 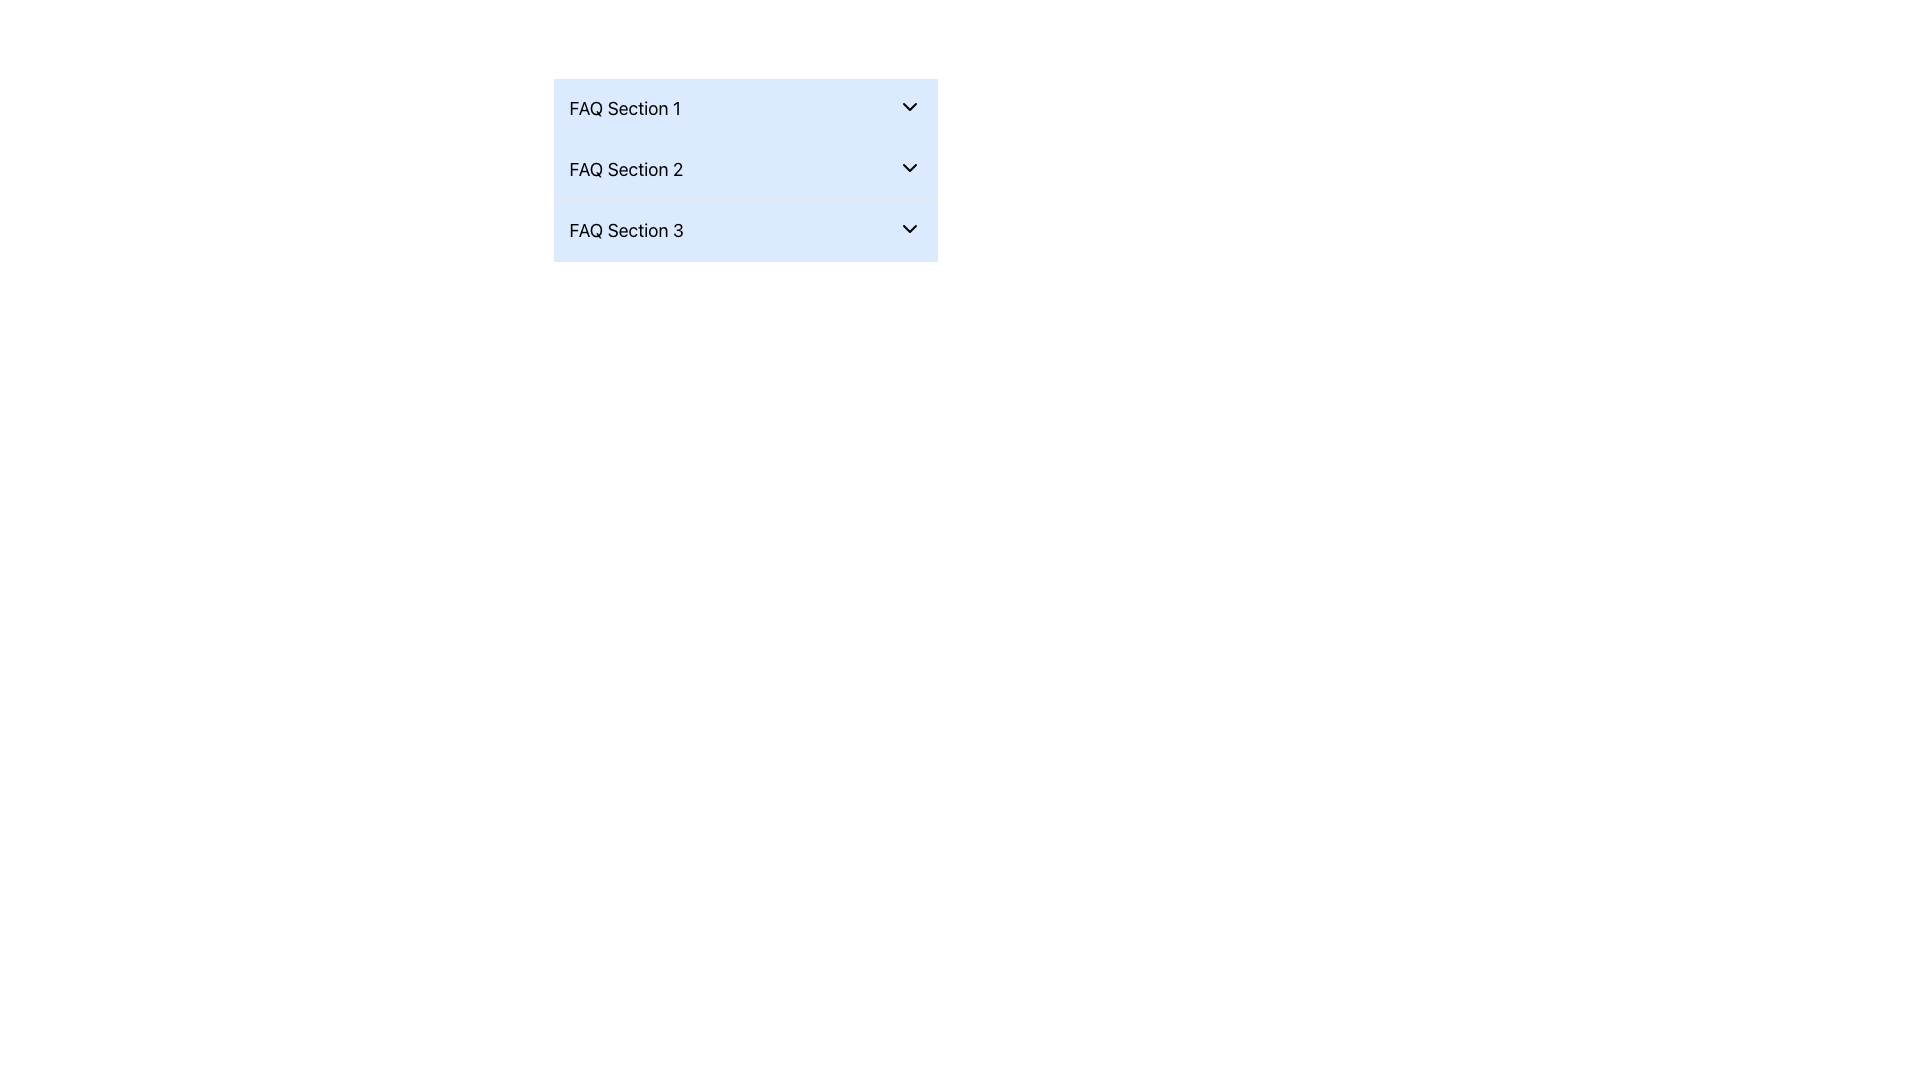 What do you see at coordinates (624, 108) in the screenshot?
I see `the 'FAQ Section 1' text label` at bounding box center [624, 108].